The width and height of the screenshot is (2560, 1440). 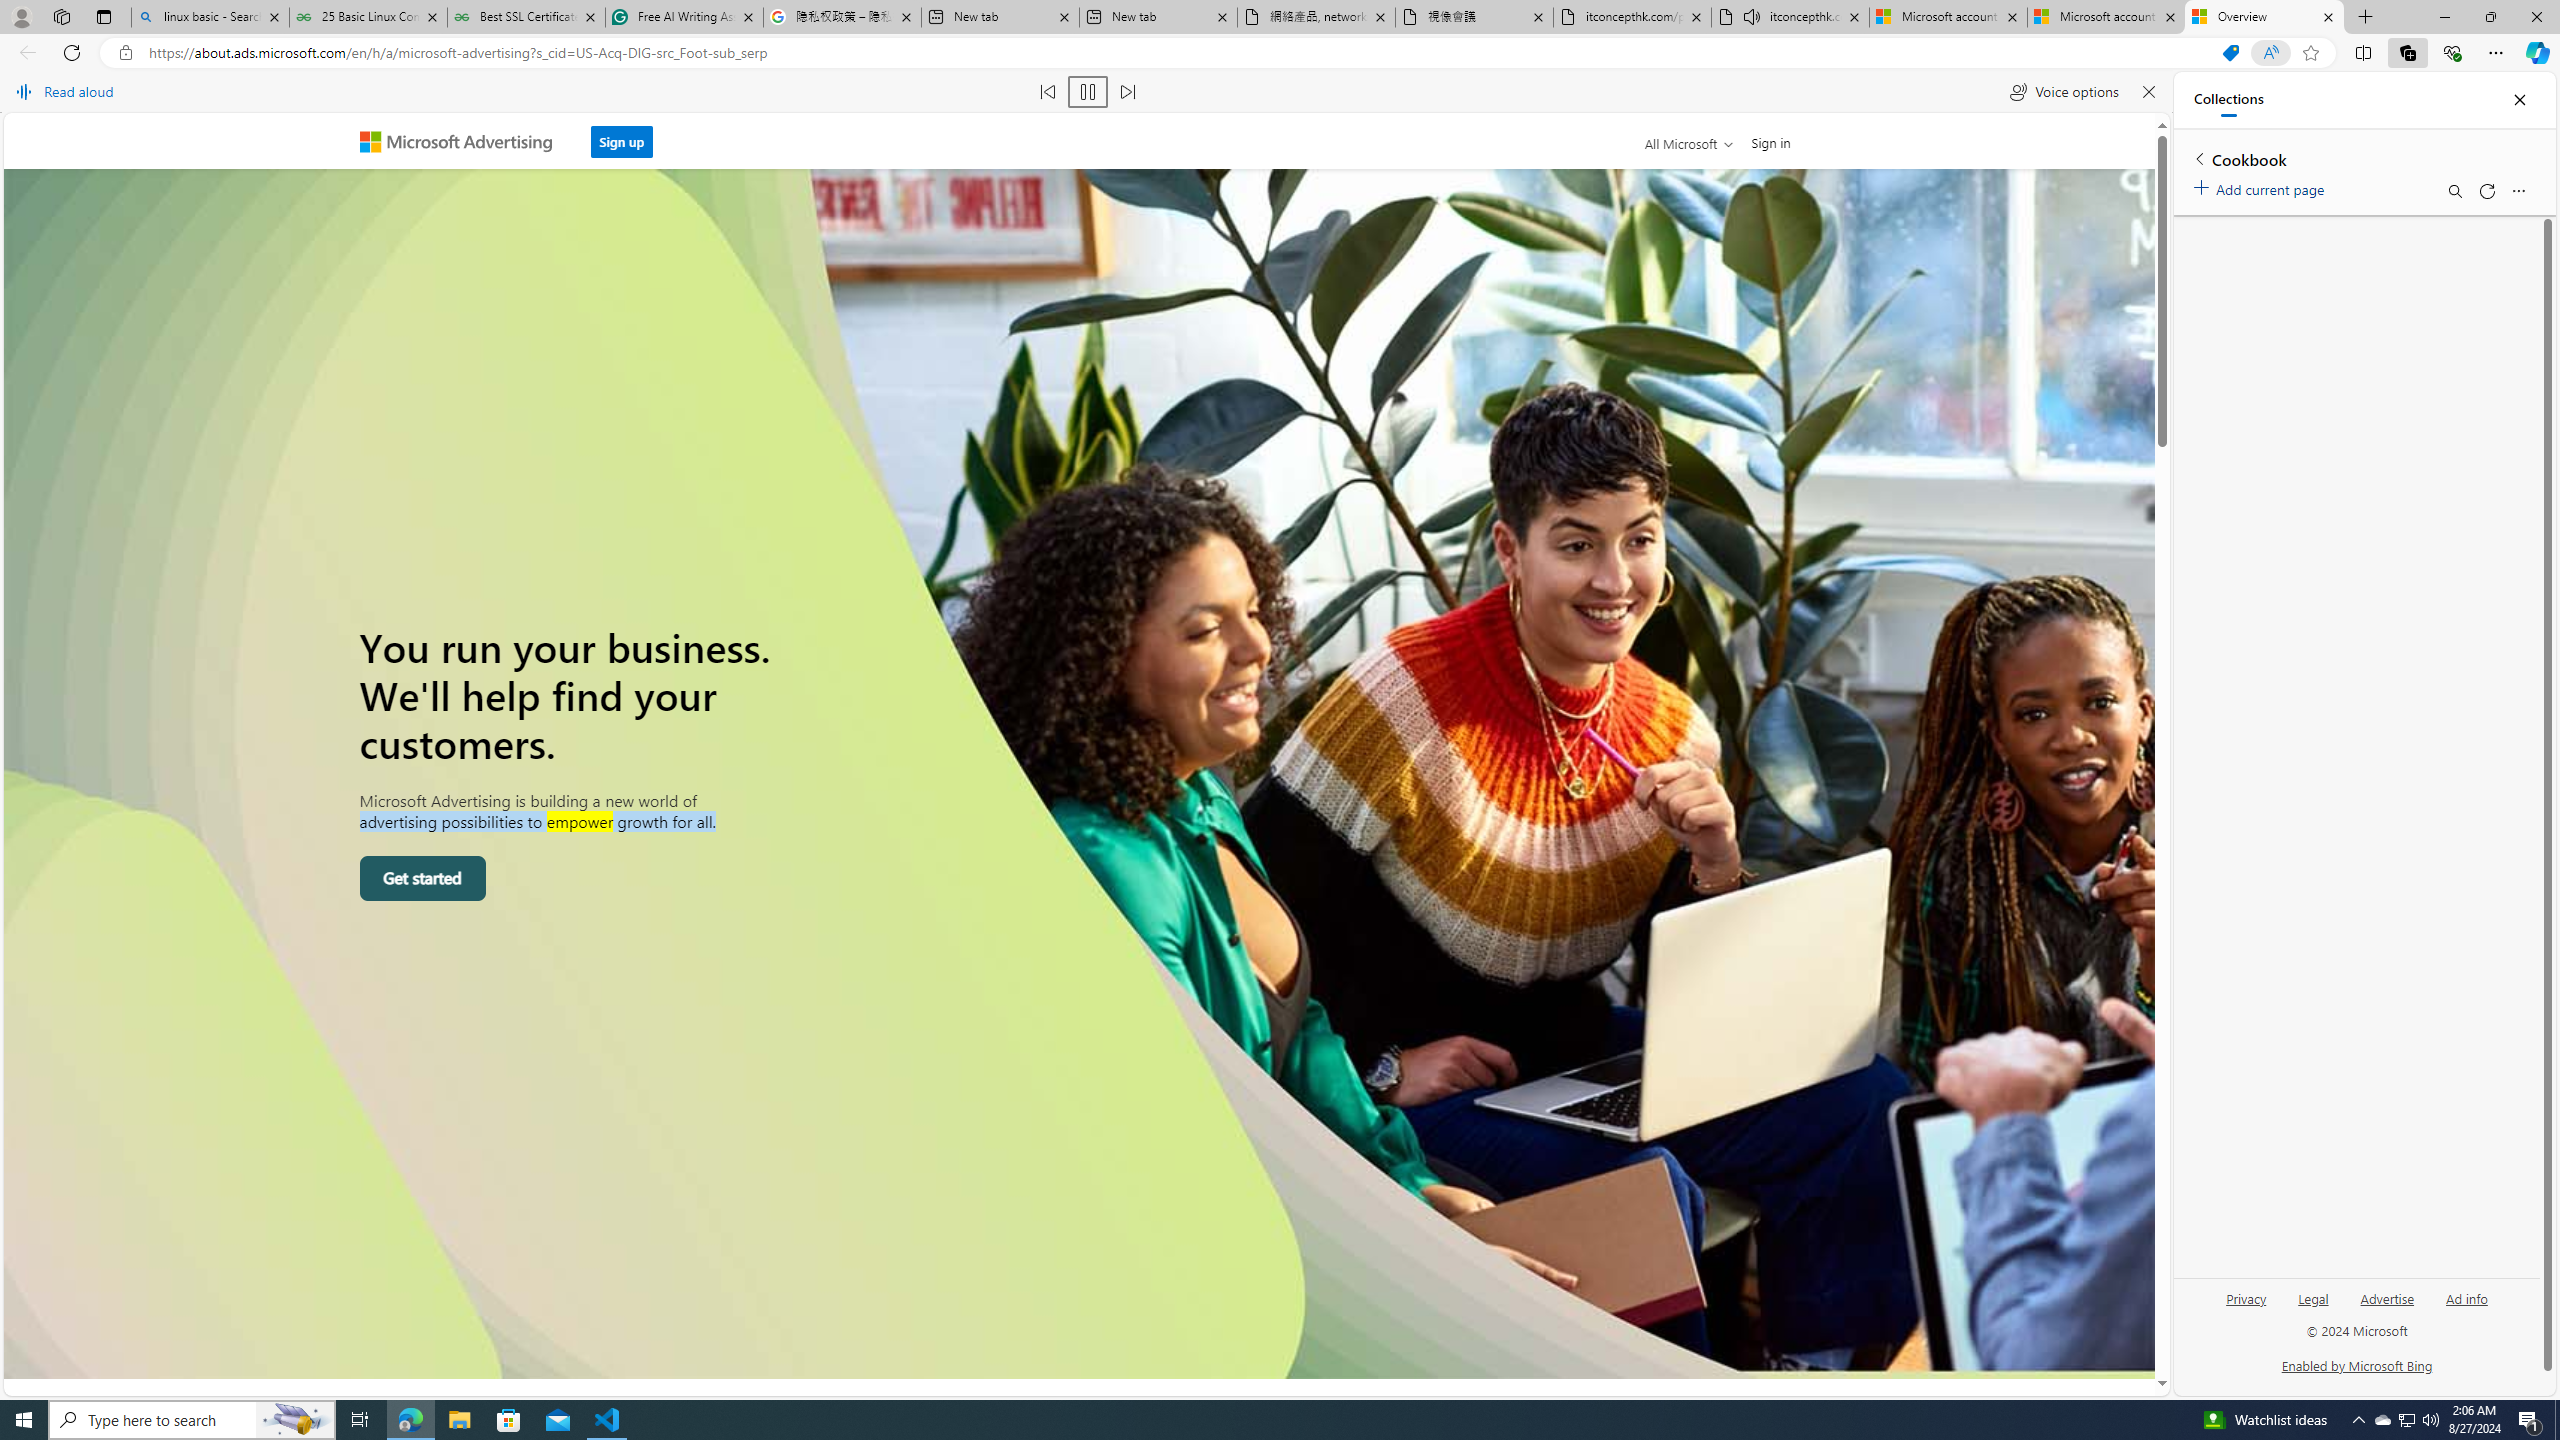 What do you see at coordinates (2262, 184) in the screenshot?
I see `'Add current page'` at bounding box center [2262, 184].